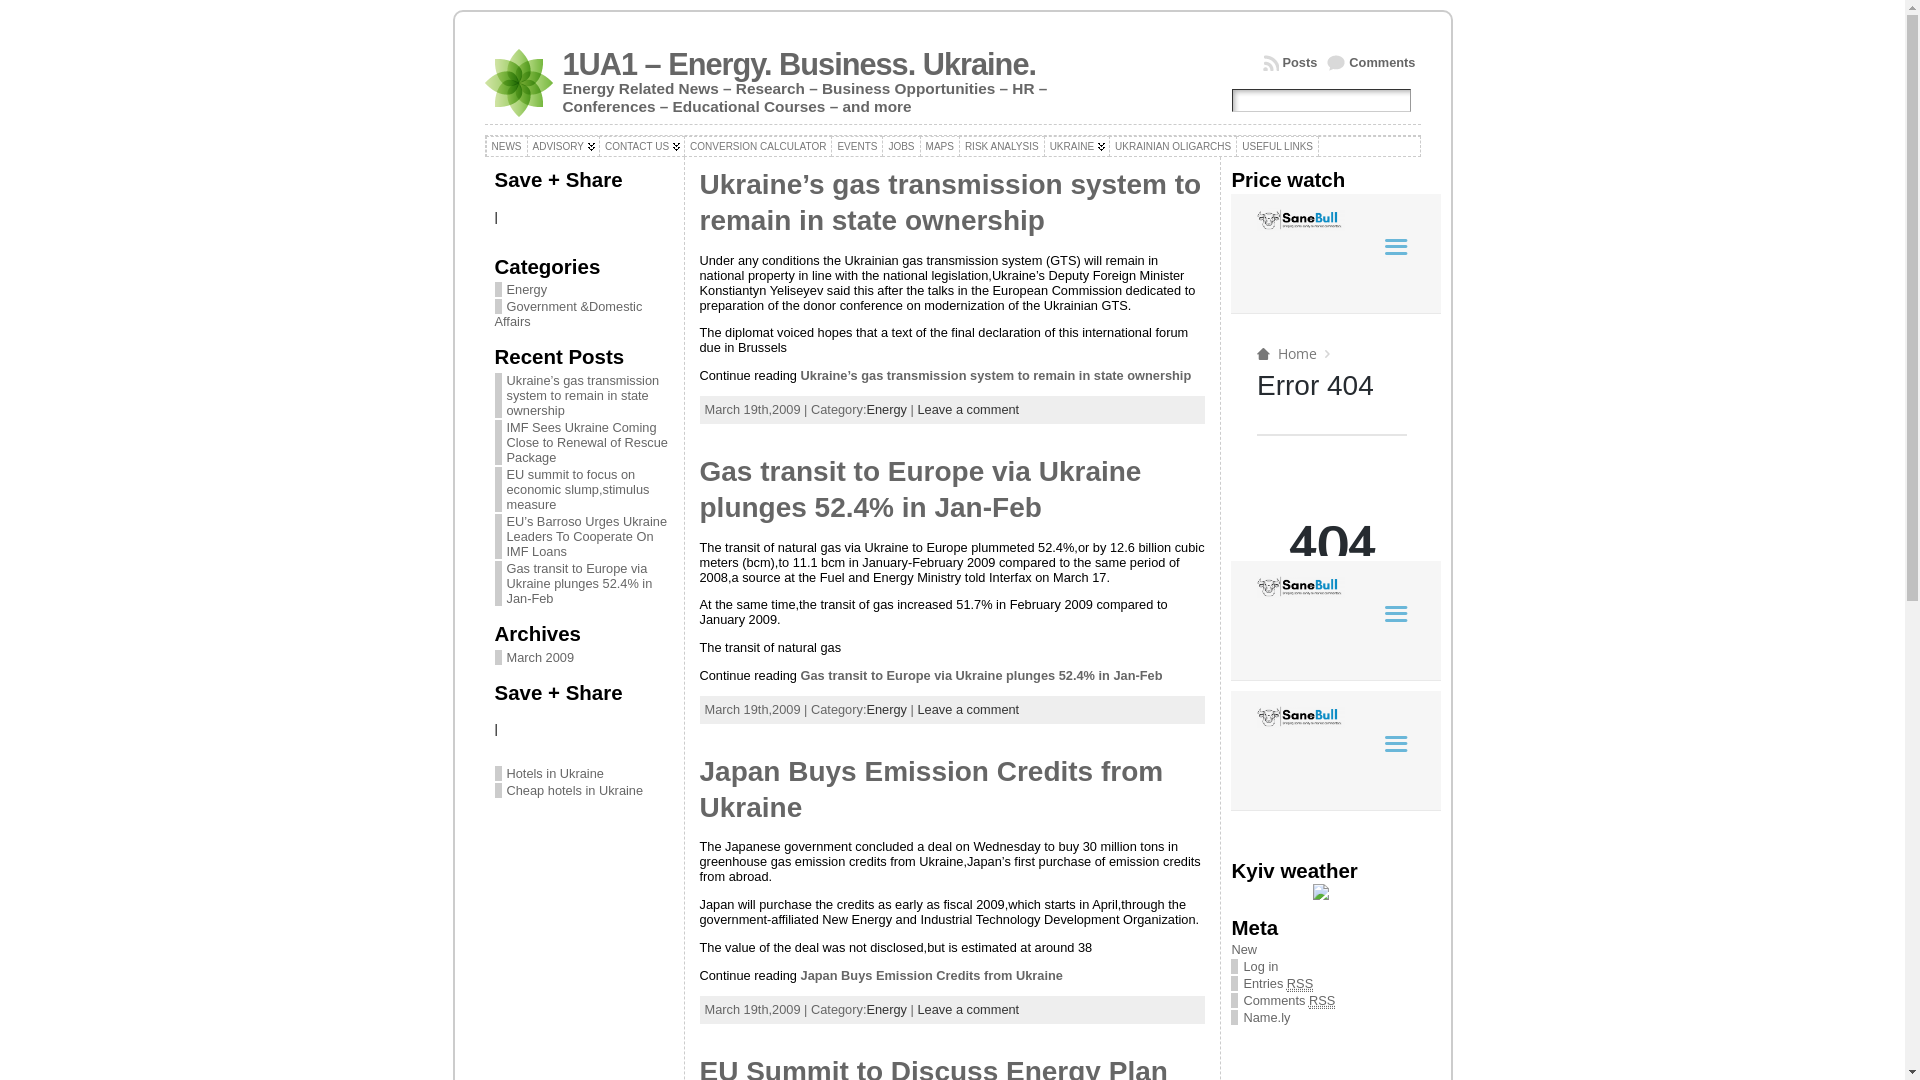 This screenshot has width=1920, height=1080. I want to click on 'JOBS', so click(900, 145).